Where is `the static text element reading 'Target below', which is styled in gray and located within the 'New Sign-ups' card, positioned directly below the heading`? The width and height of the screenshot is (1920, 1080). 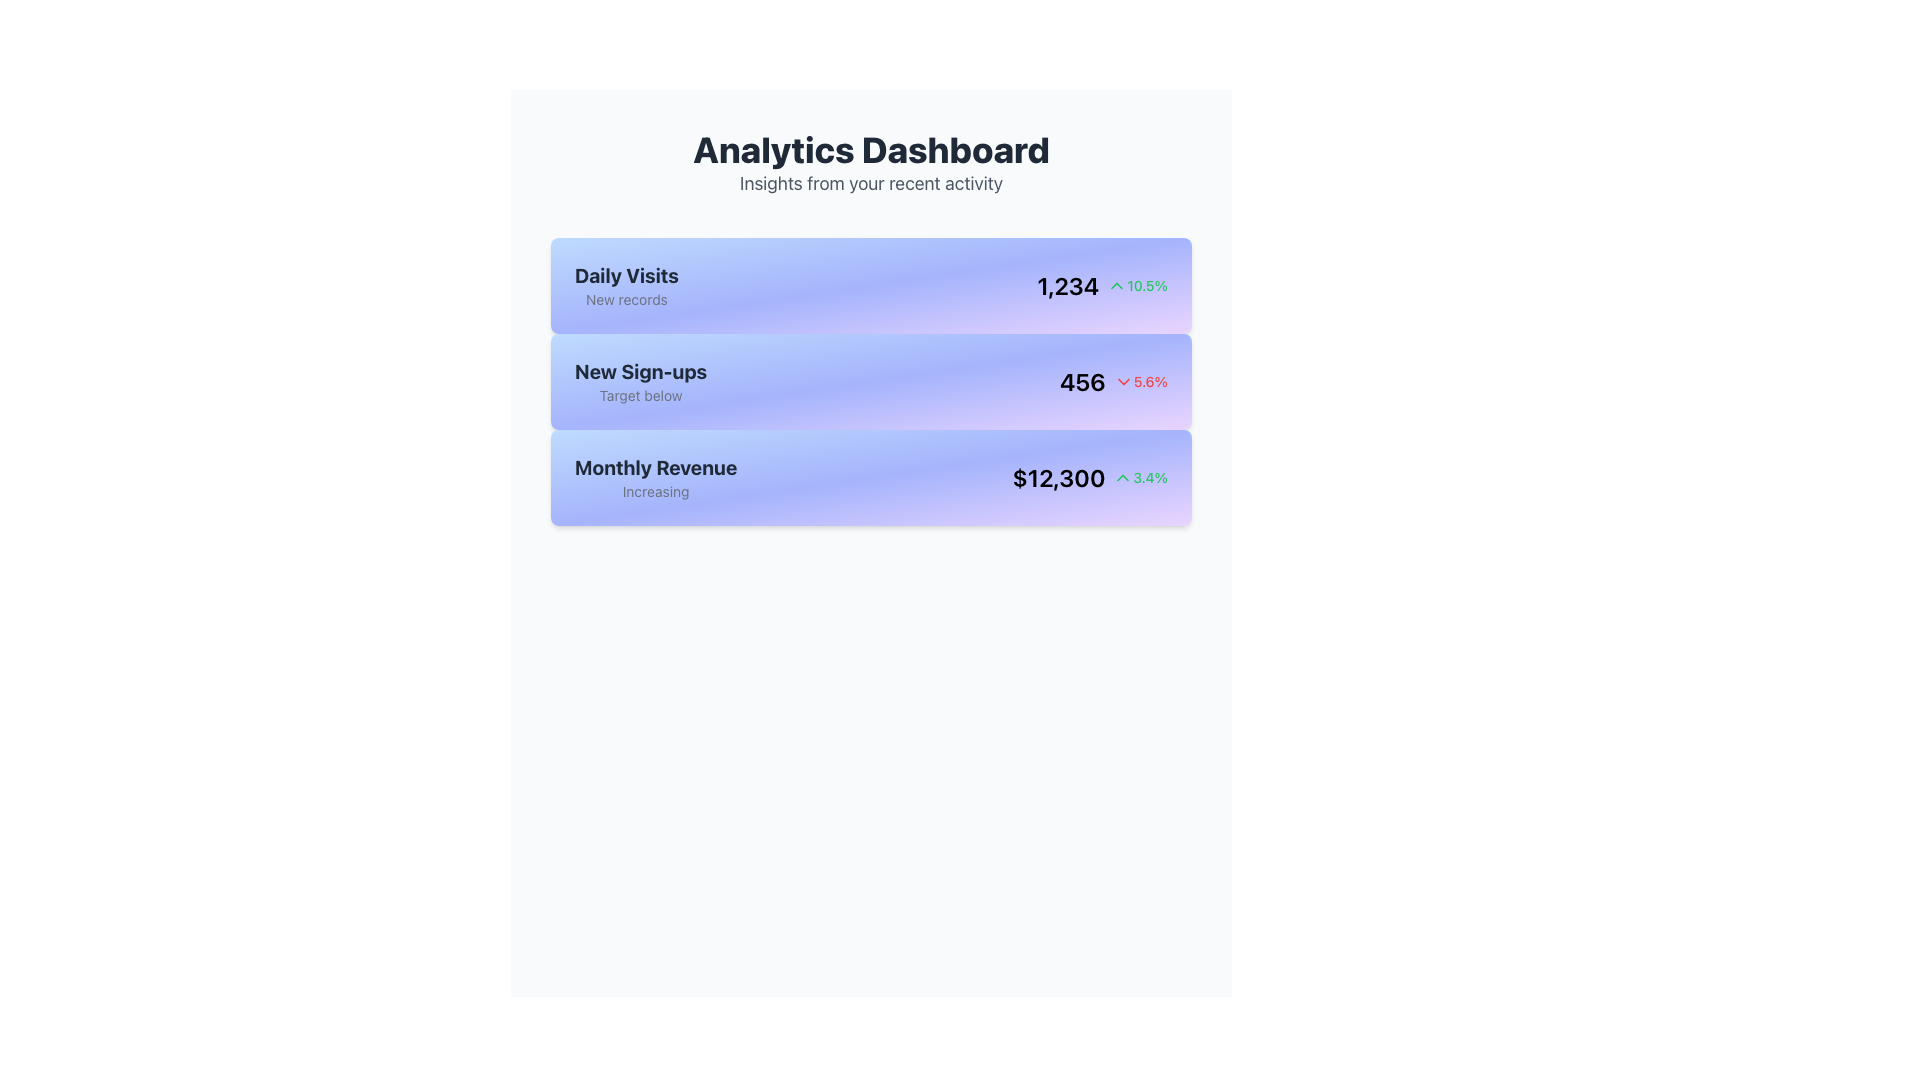
the static text element reading 'Target below', which is styled in gray and located within the 'New Sign-ups' card, positioned directly below the heading is located at coordinates (641, 396).